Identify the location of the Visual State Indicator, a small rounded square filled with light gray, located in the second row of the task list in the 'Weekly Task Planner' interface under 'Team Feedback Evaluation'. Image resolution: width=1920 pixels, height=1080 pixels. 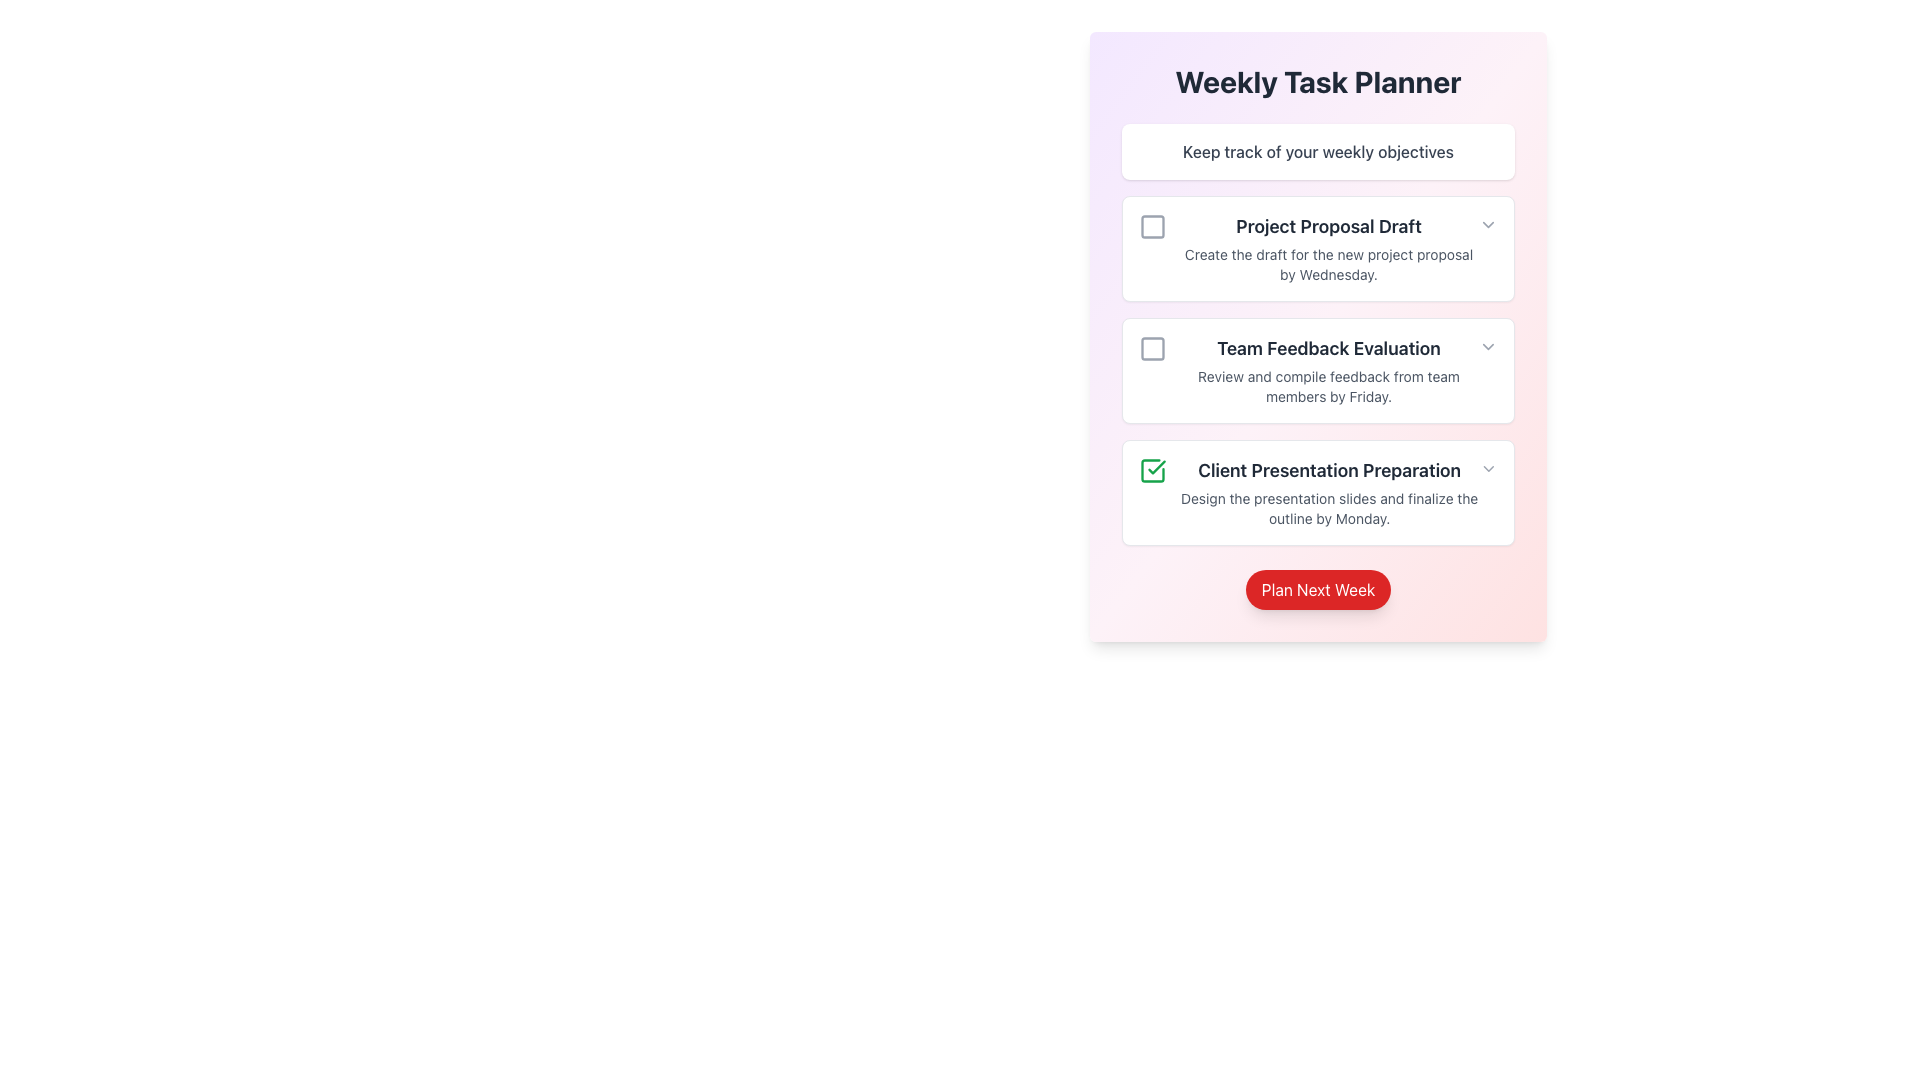
(1152, 347).